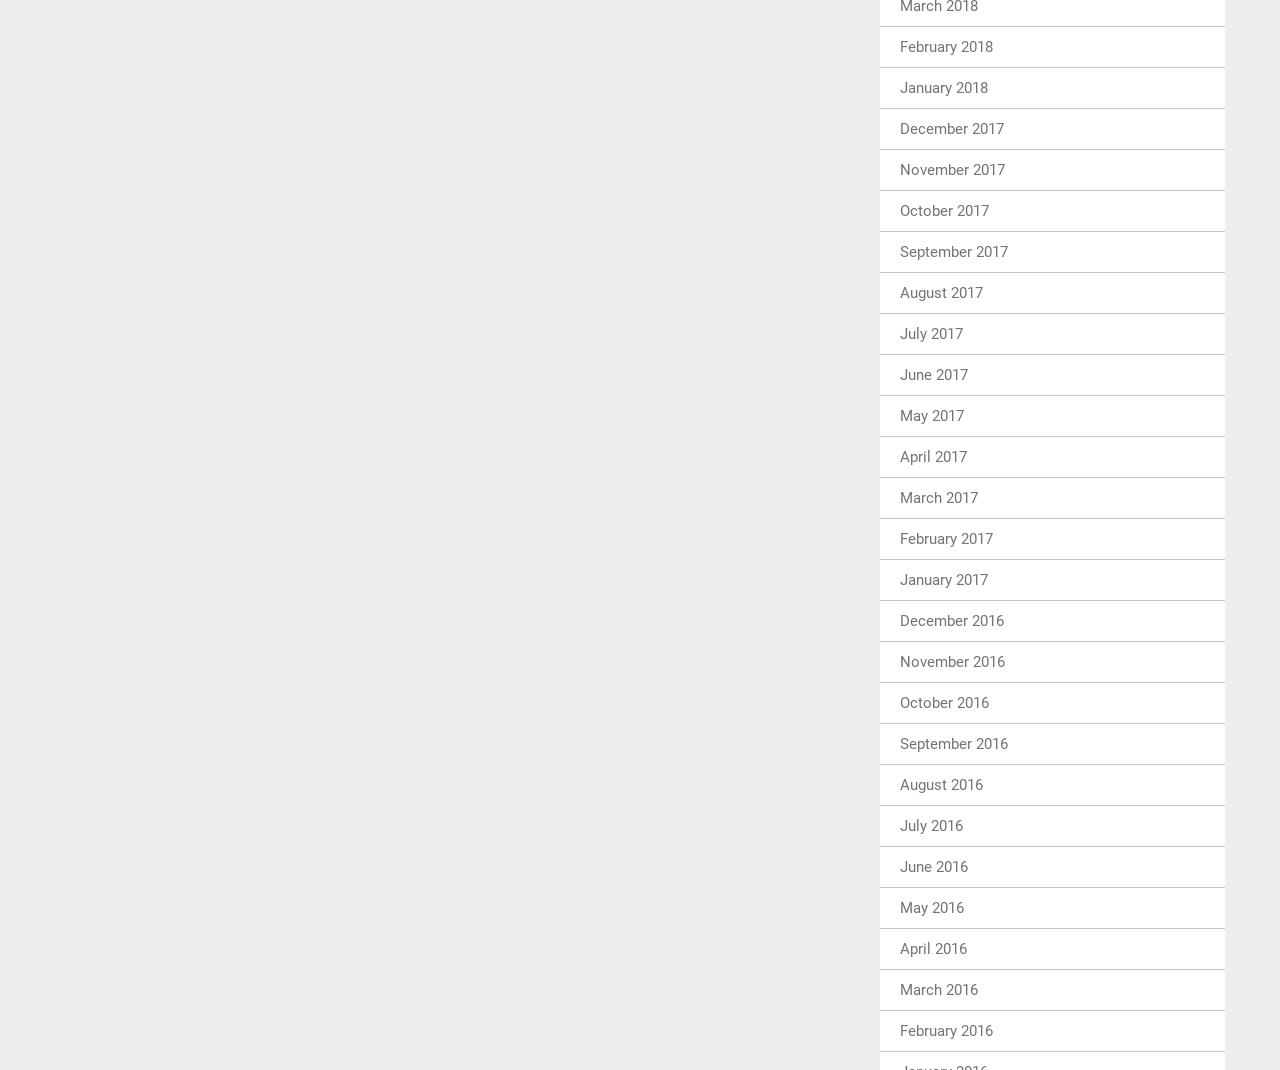  I want to click on 'February 2018', so click(945, 45).